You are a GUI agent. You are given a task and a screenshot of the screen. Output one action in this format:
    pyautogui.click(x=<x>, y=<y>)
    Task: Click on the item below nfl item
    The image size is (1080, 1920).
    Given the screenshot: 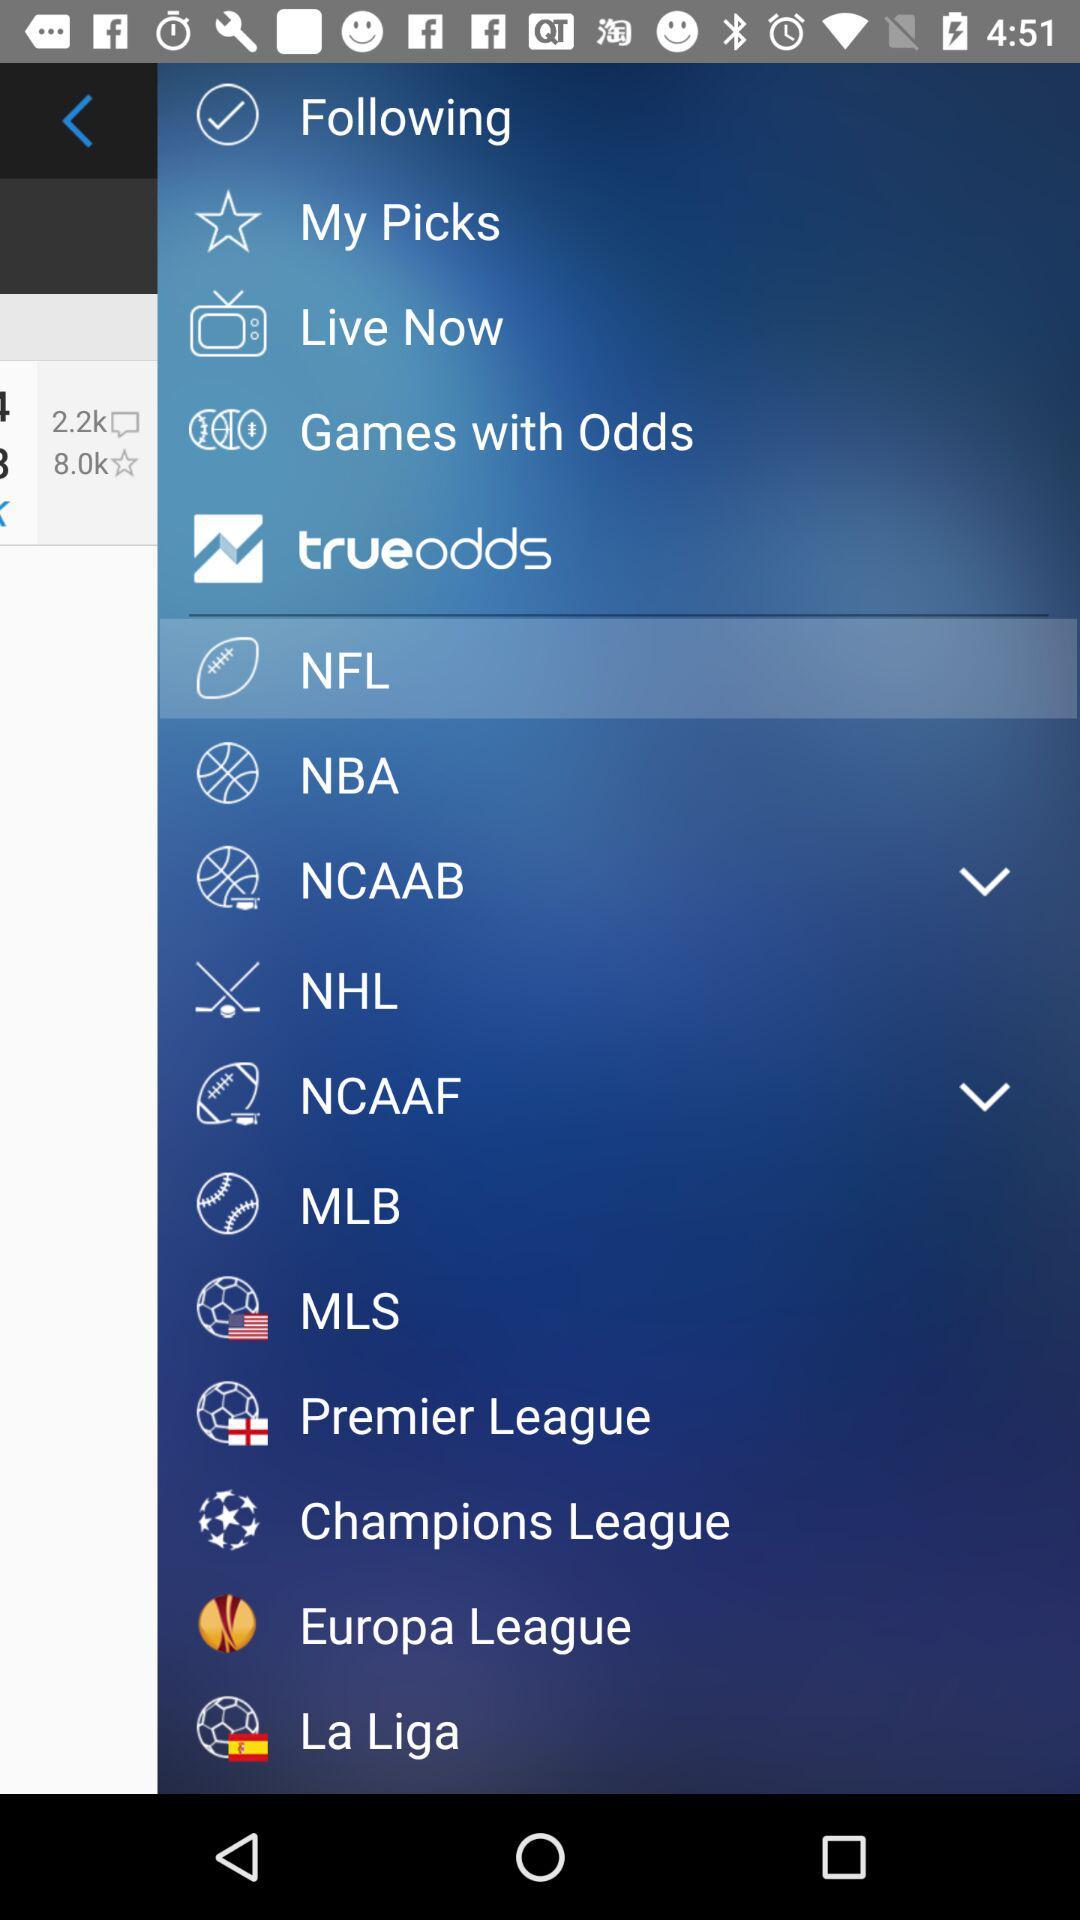 What is the action you would take?
    pyautogui.click(x=617, y=772)
    